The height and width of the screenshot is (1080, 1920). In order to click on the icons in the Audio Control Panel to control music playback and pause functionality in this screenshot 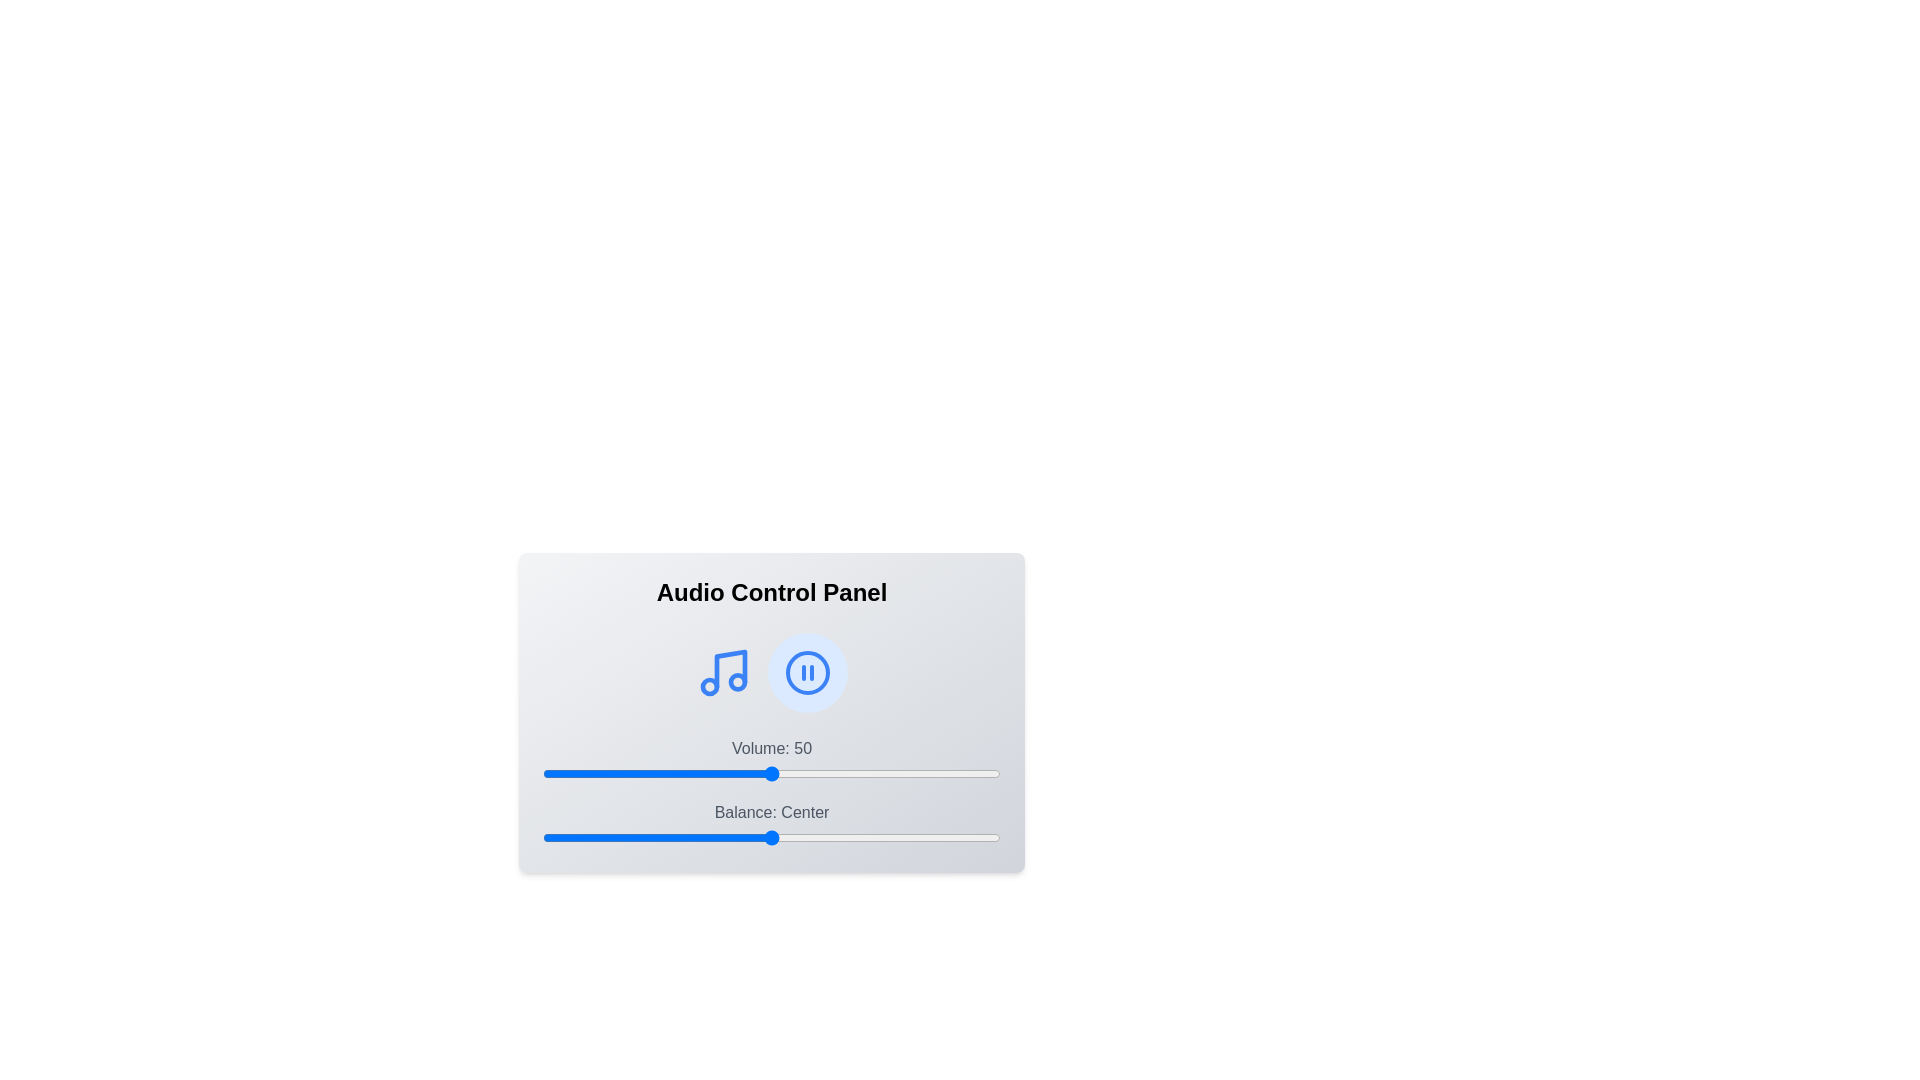, I will do `click(771, 672)`.